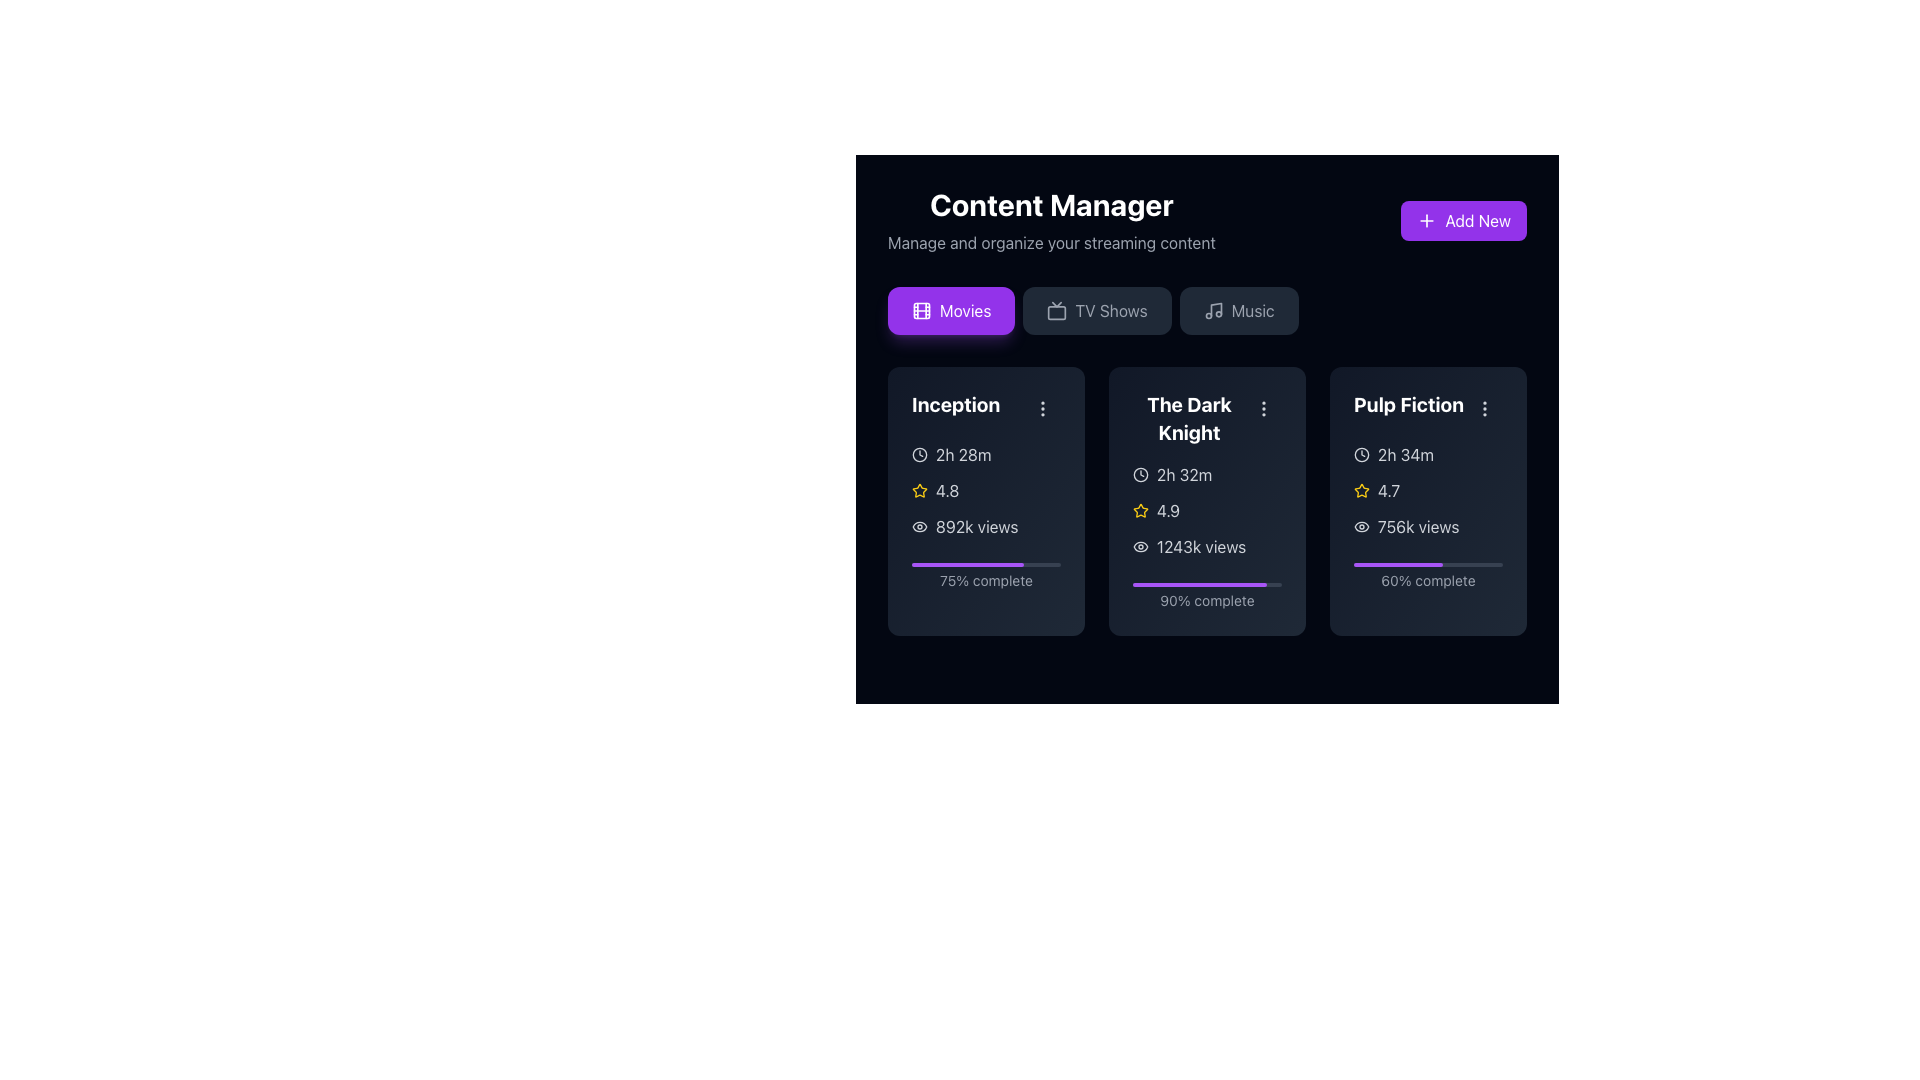  I want to click on the text label identifying the movie 'The Dark Knight', which is positioned under the 'Content Manager' header, in the middle tile of a three-tile layout, so click(1189, 418).